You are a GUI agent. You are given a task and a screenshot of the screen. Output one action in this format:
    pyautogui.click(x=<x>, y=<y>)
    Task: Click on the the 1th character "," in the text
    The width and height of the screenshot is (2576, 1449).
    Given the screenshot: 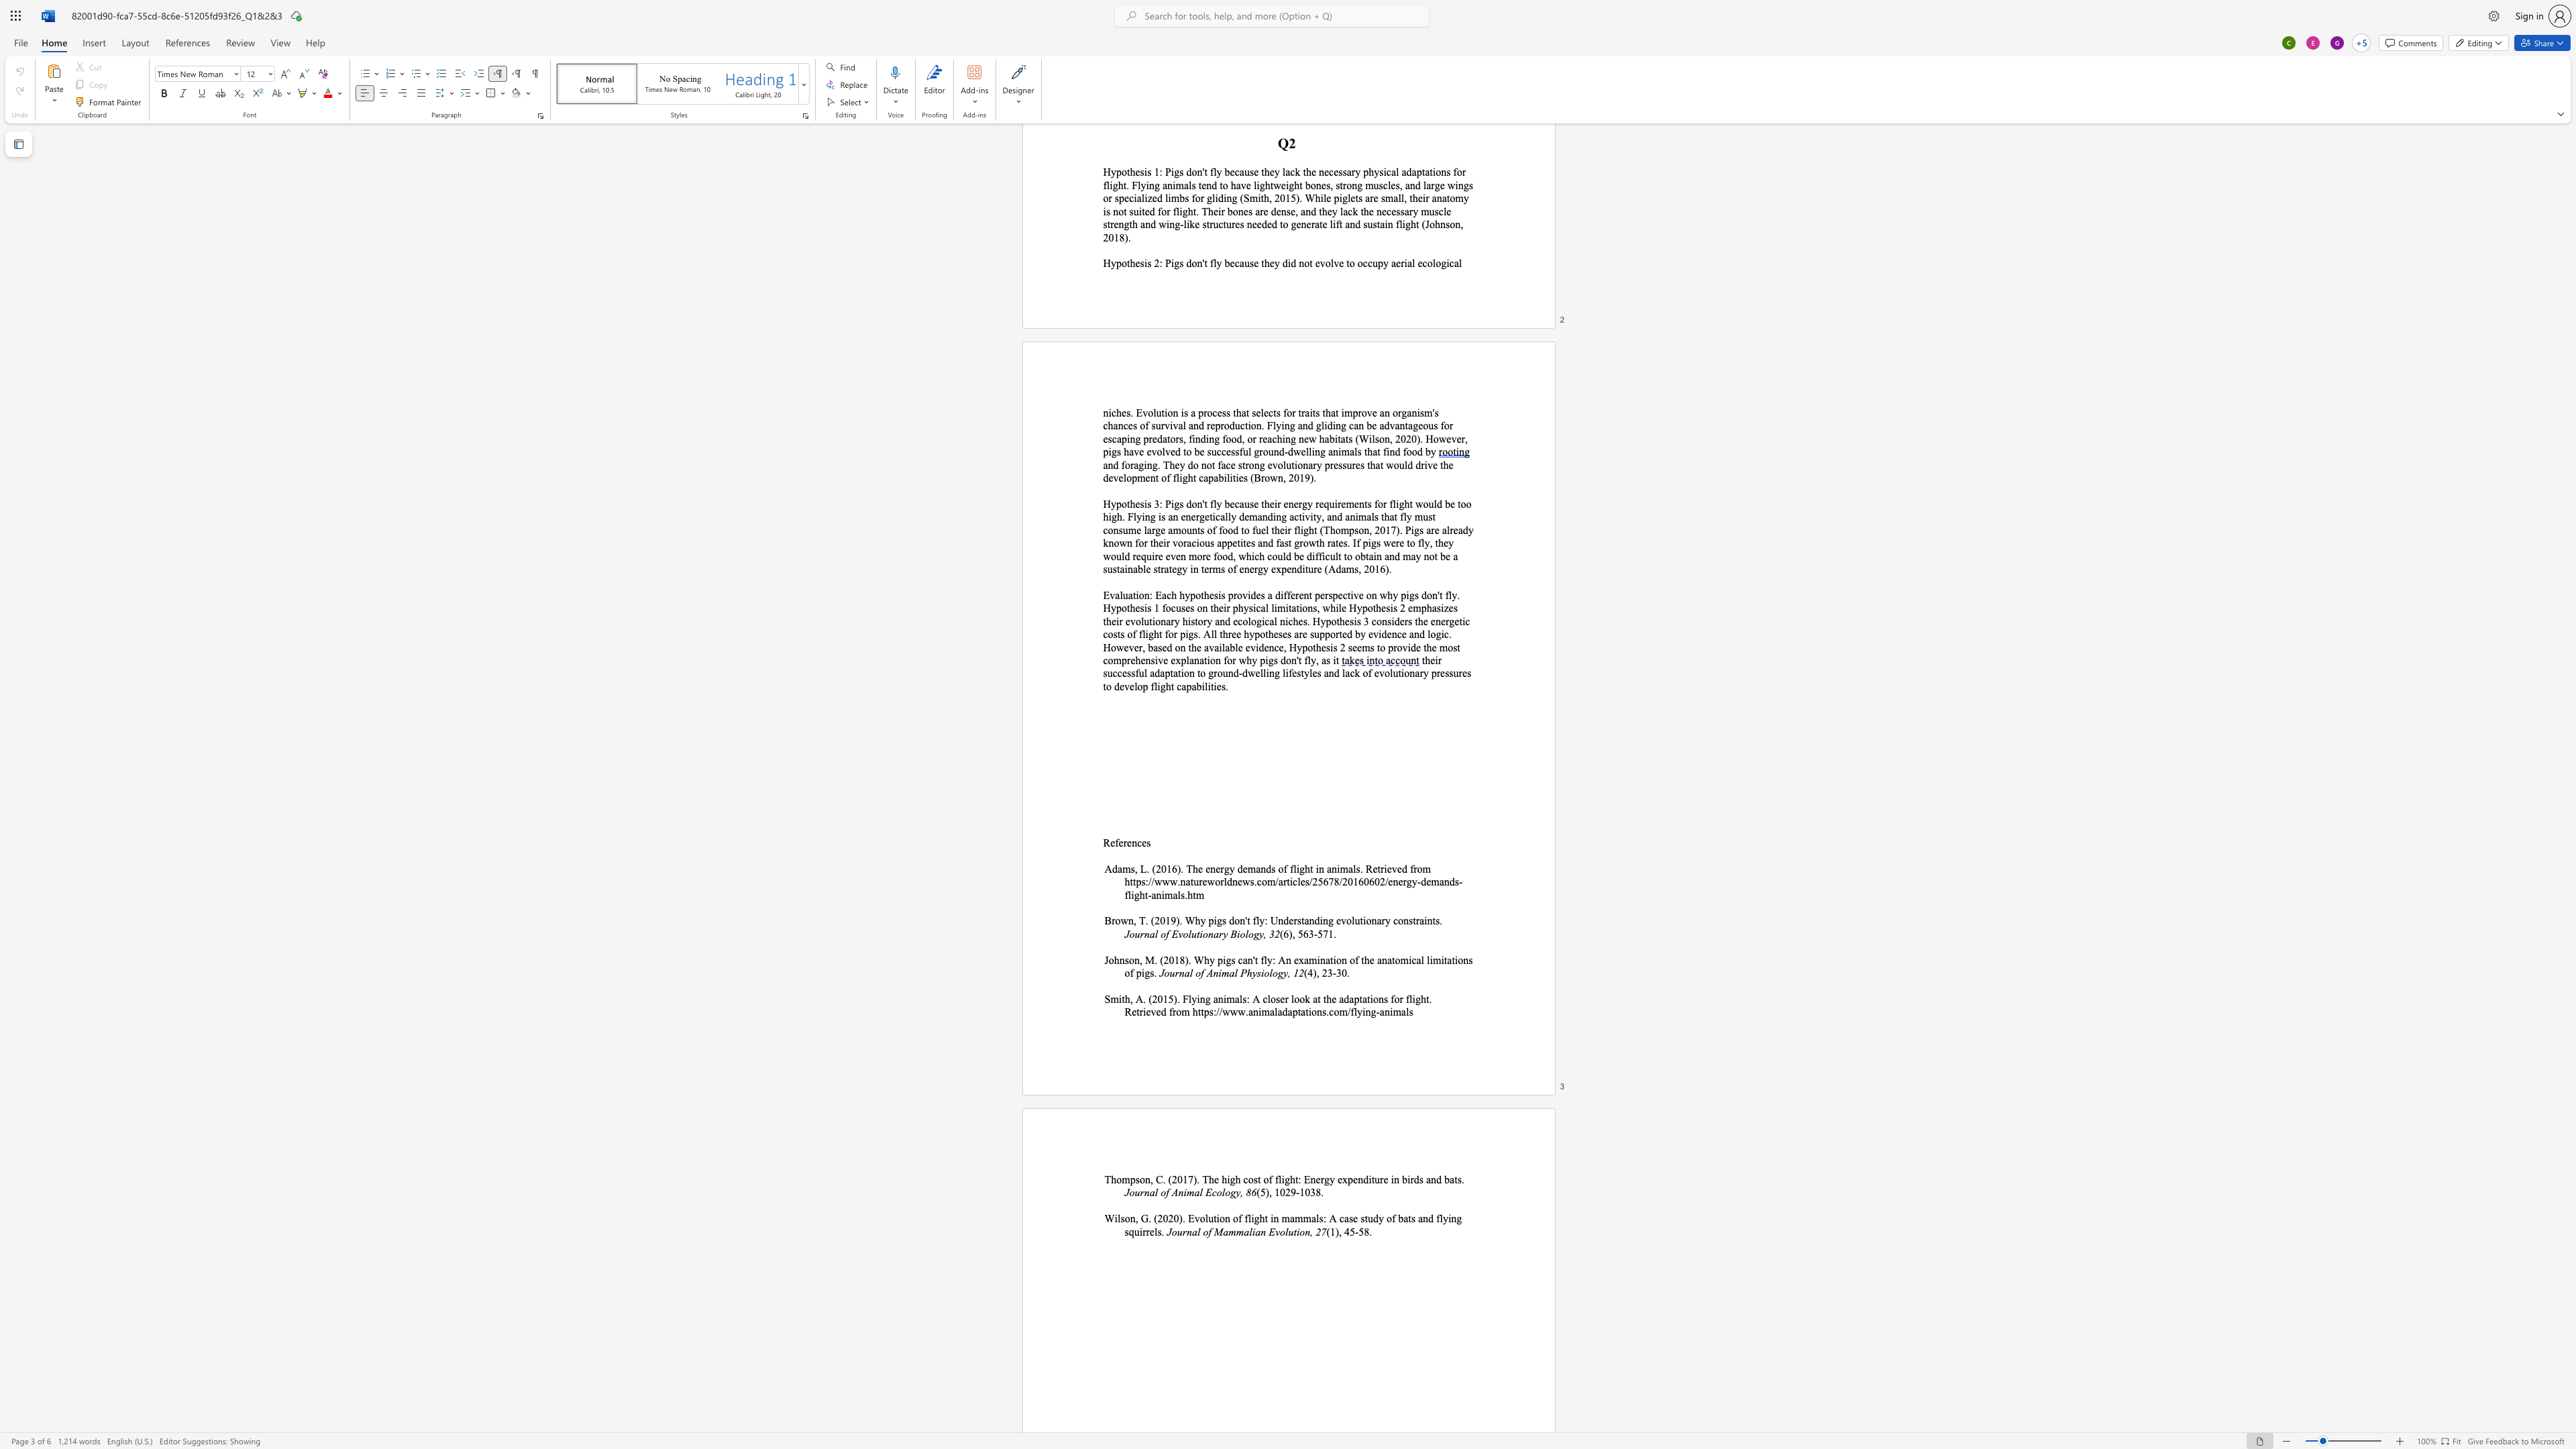 What is the action you would take?
    pyautogui.click(x=1339, y=1231)
    